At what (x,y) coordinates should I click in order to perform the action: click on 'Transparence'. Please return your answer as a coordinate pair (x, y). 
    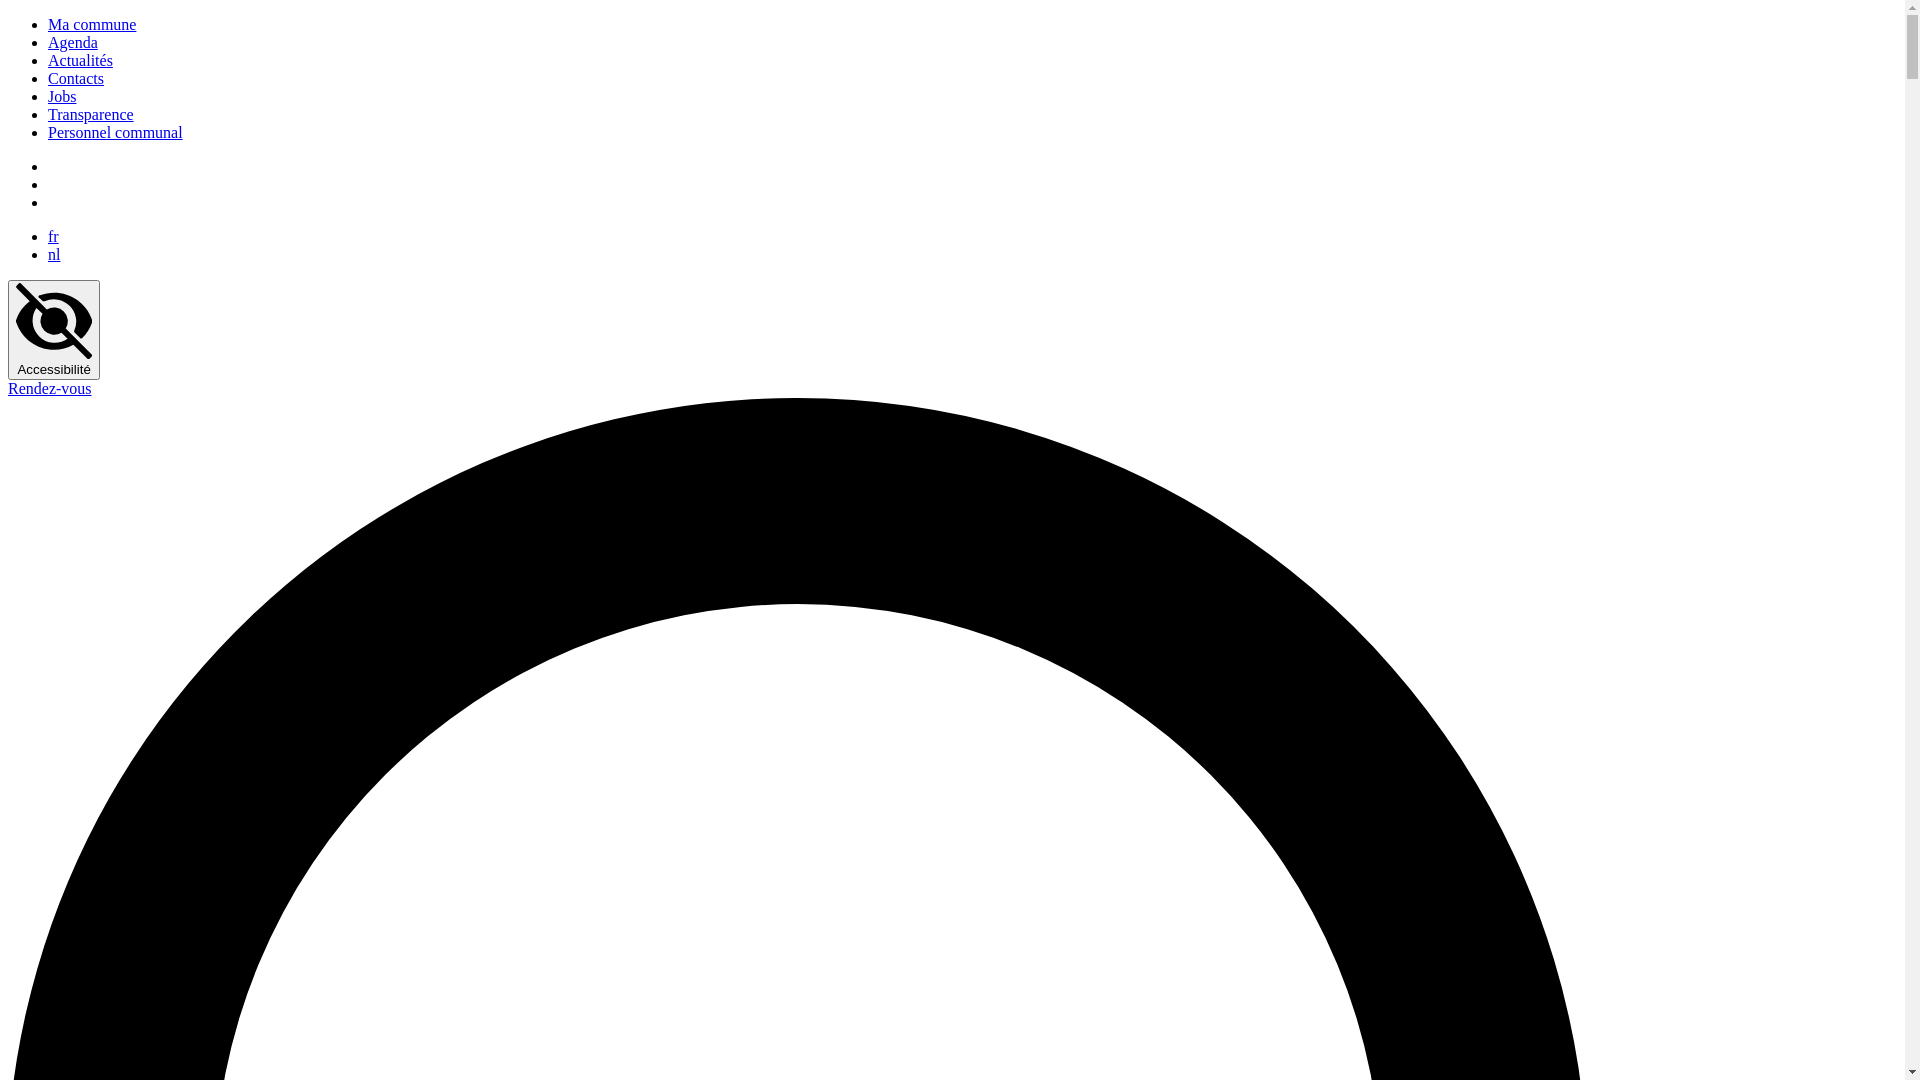
    Looking at the image, I should click on (90, 114).